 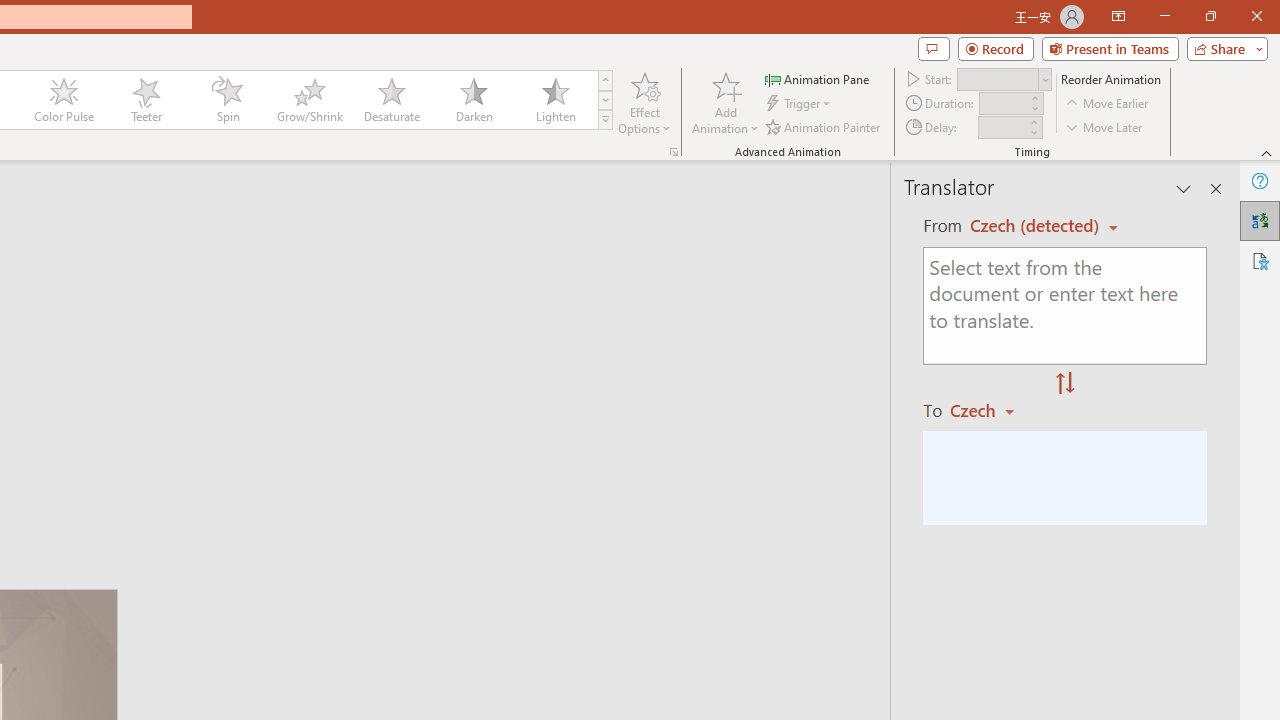 What do you see at coordinates (1184, 189) in the screenshot?
I see `'Task Pane Options'` at bounding box center [1184, 189].